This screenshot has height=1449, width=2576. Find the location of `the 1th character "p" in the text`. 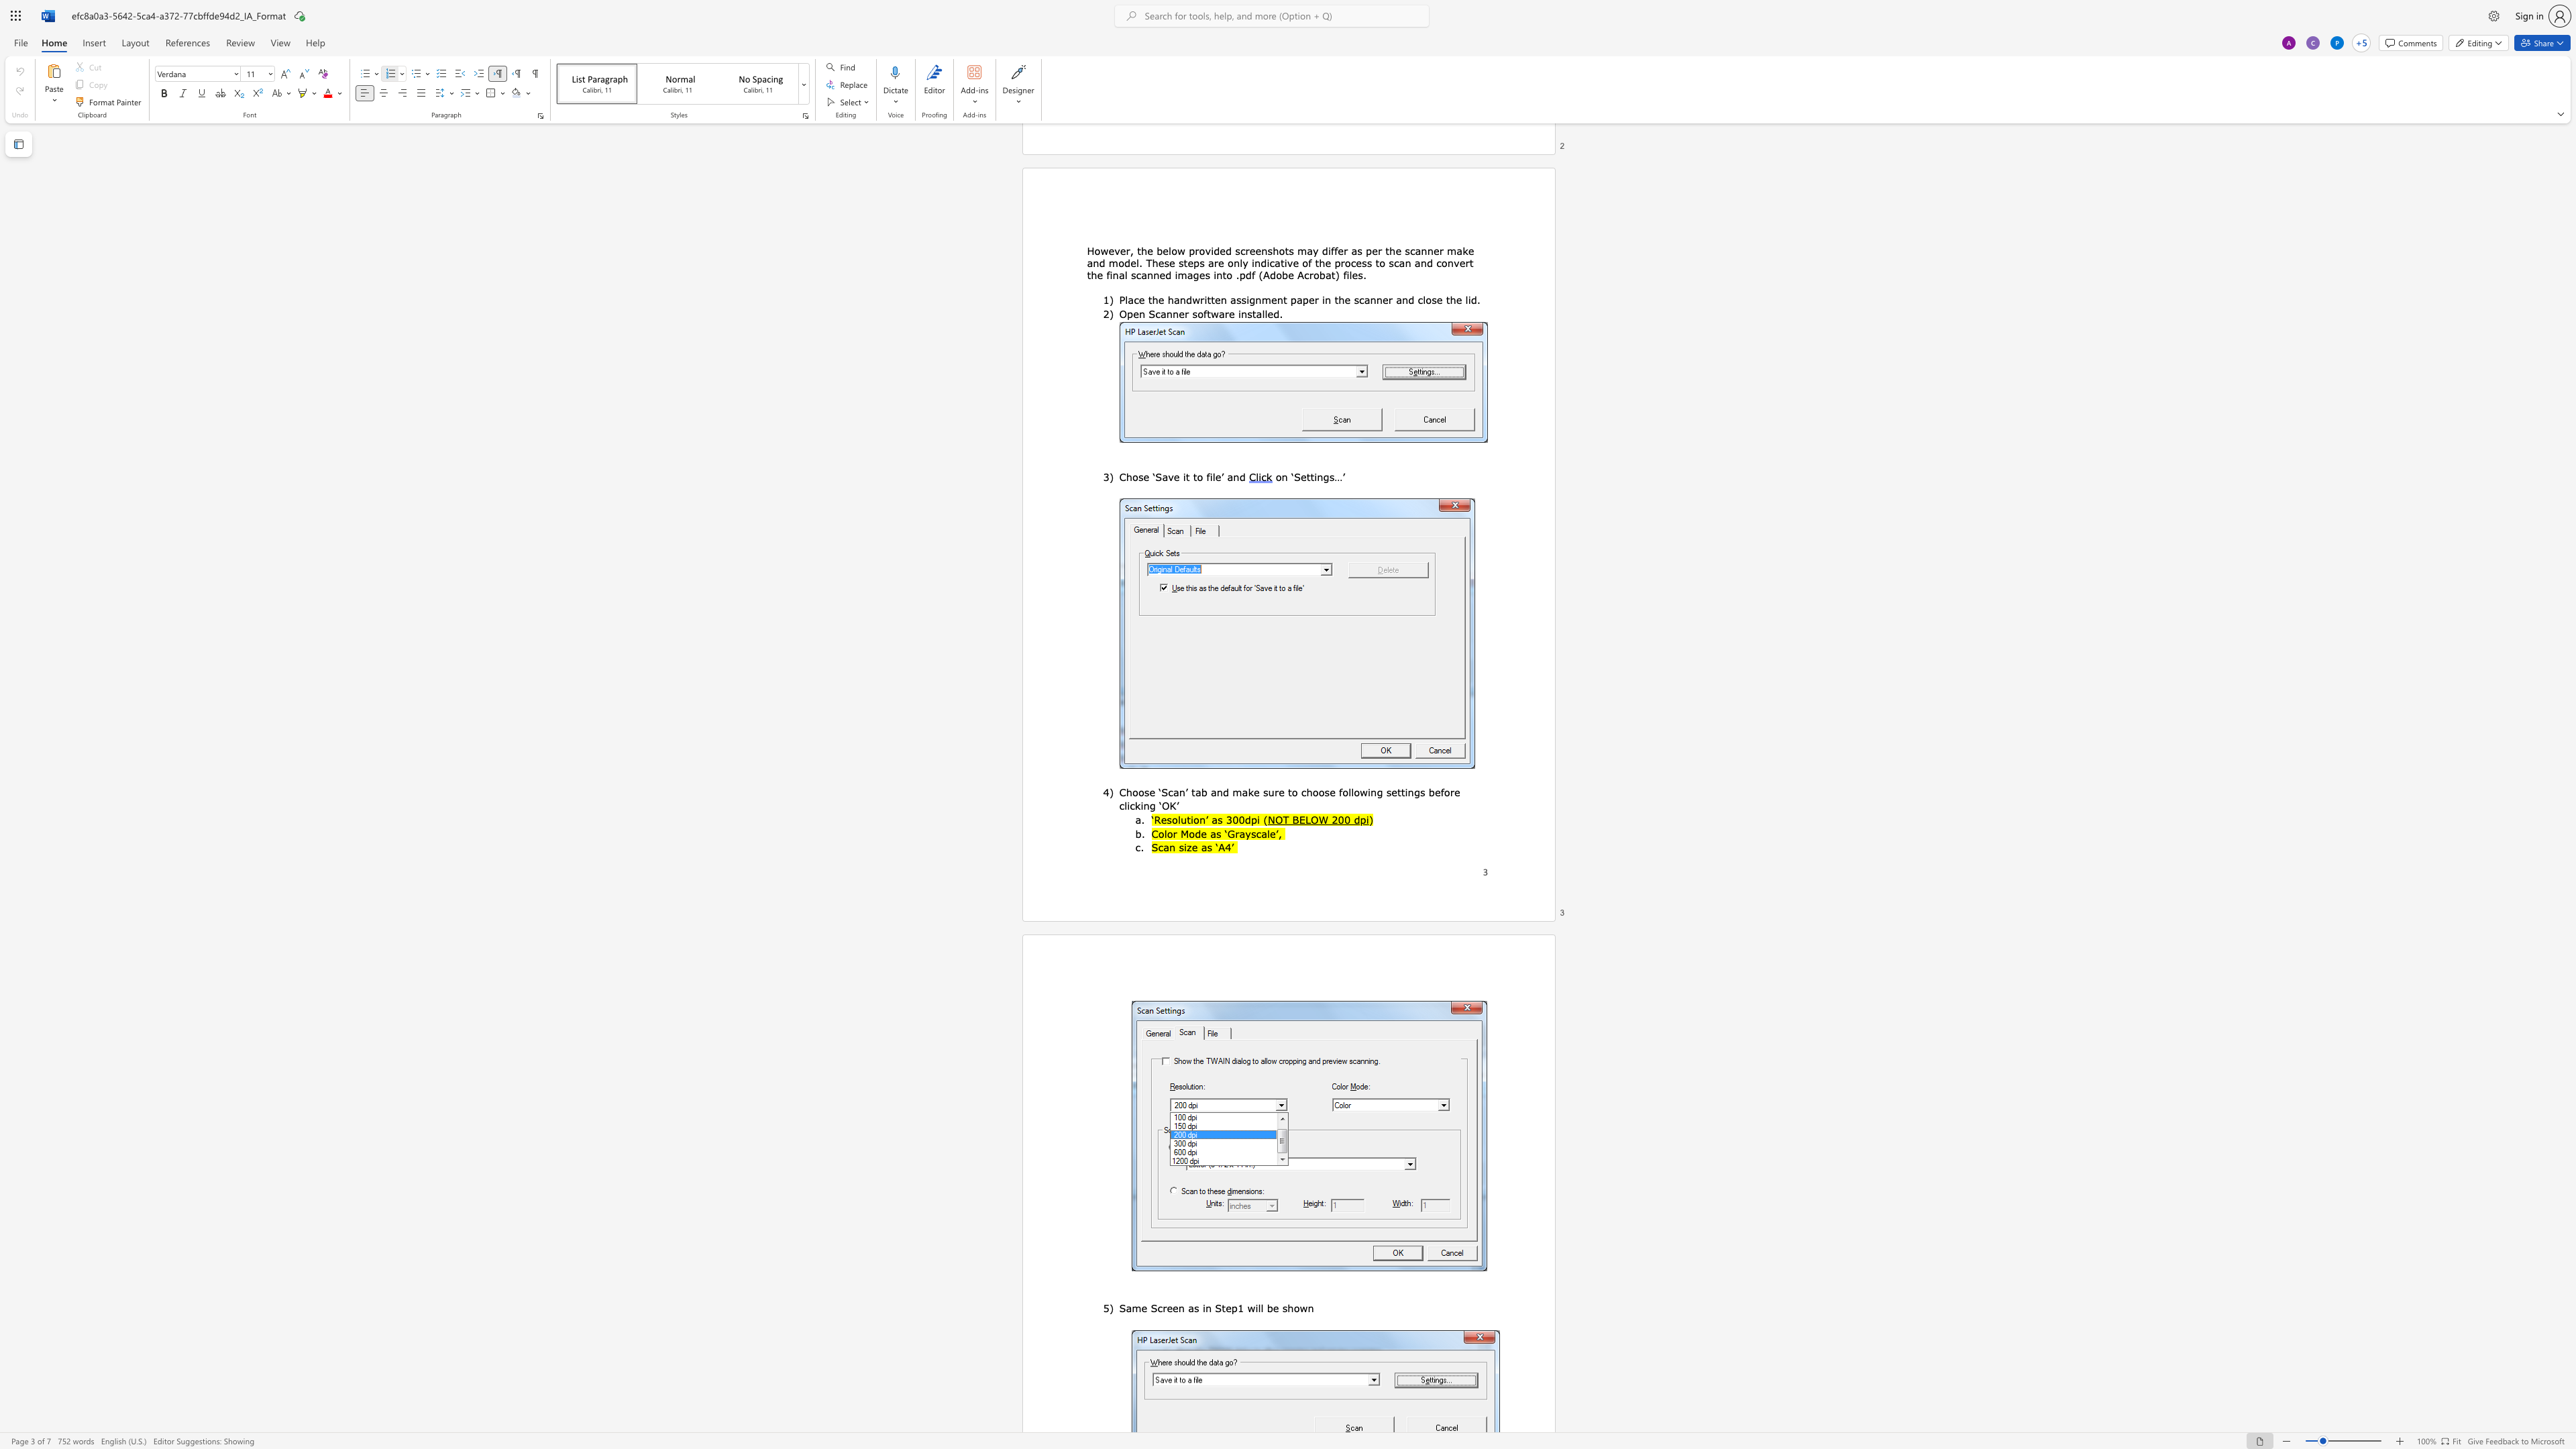

the 1th character "p" in the text is located at coordinates (1253, 818).